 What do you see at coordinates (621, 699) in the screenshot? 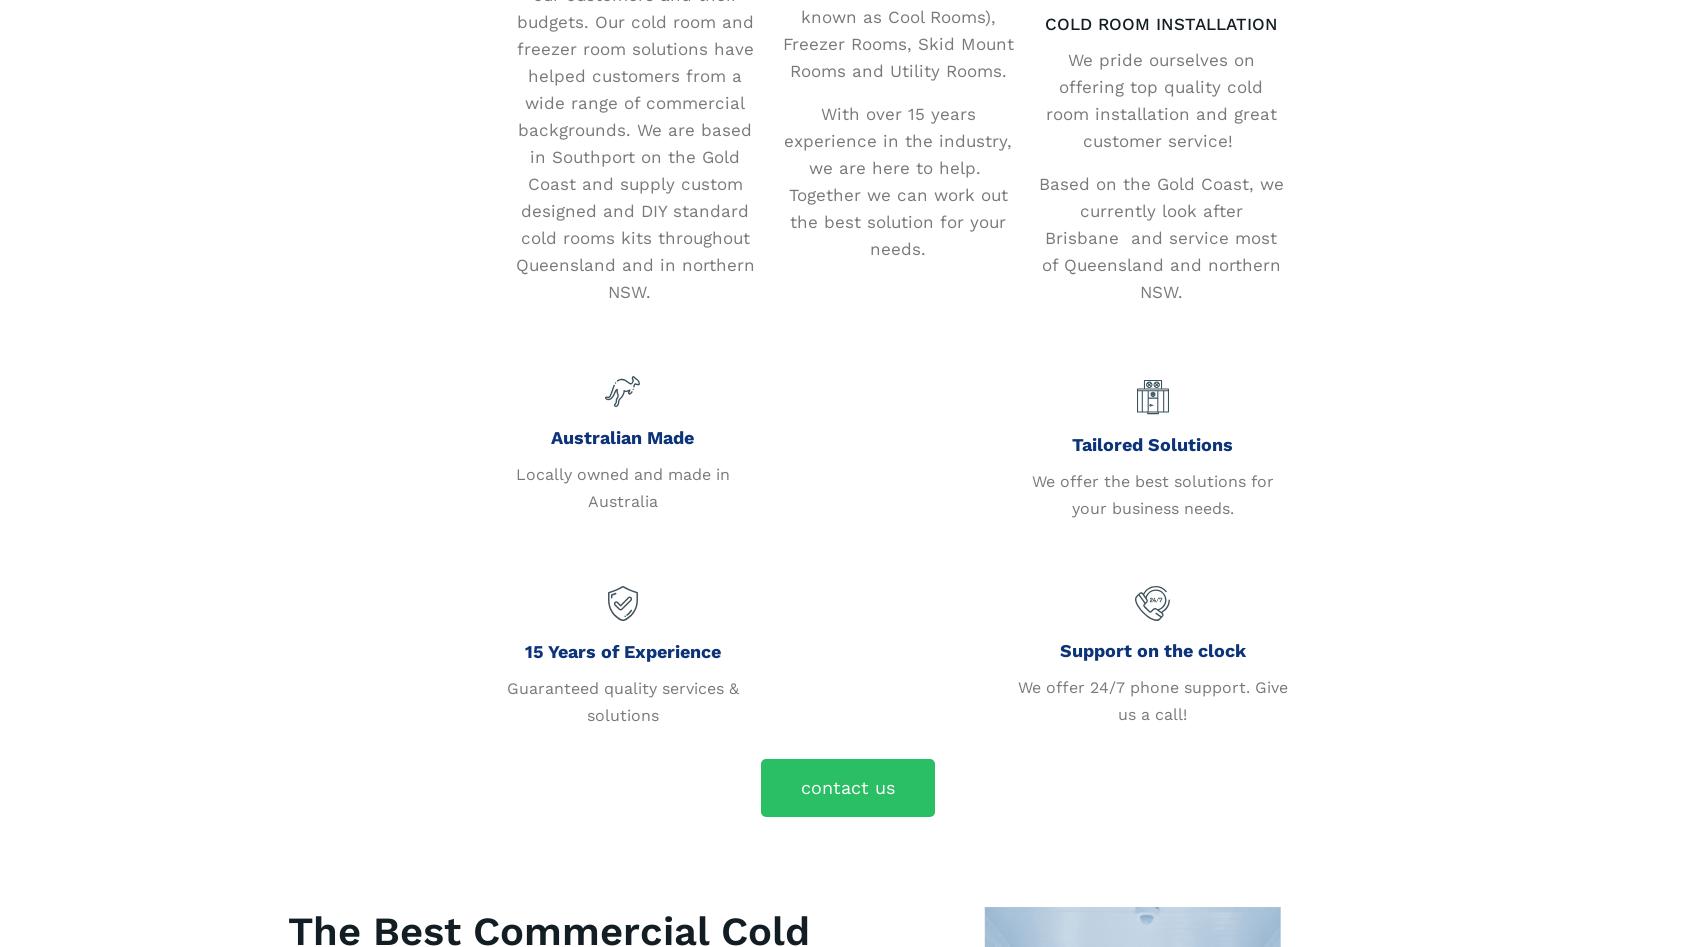
I see `'Guaranteed quality services & solutions'` at bounding box center [621, 699].